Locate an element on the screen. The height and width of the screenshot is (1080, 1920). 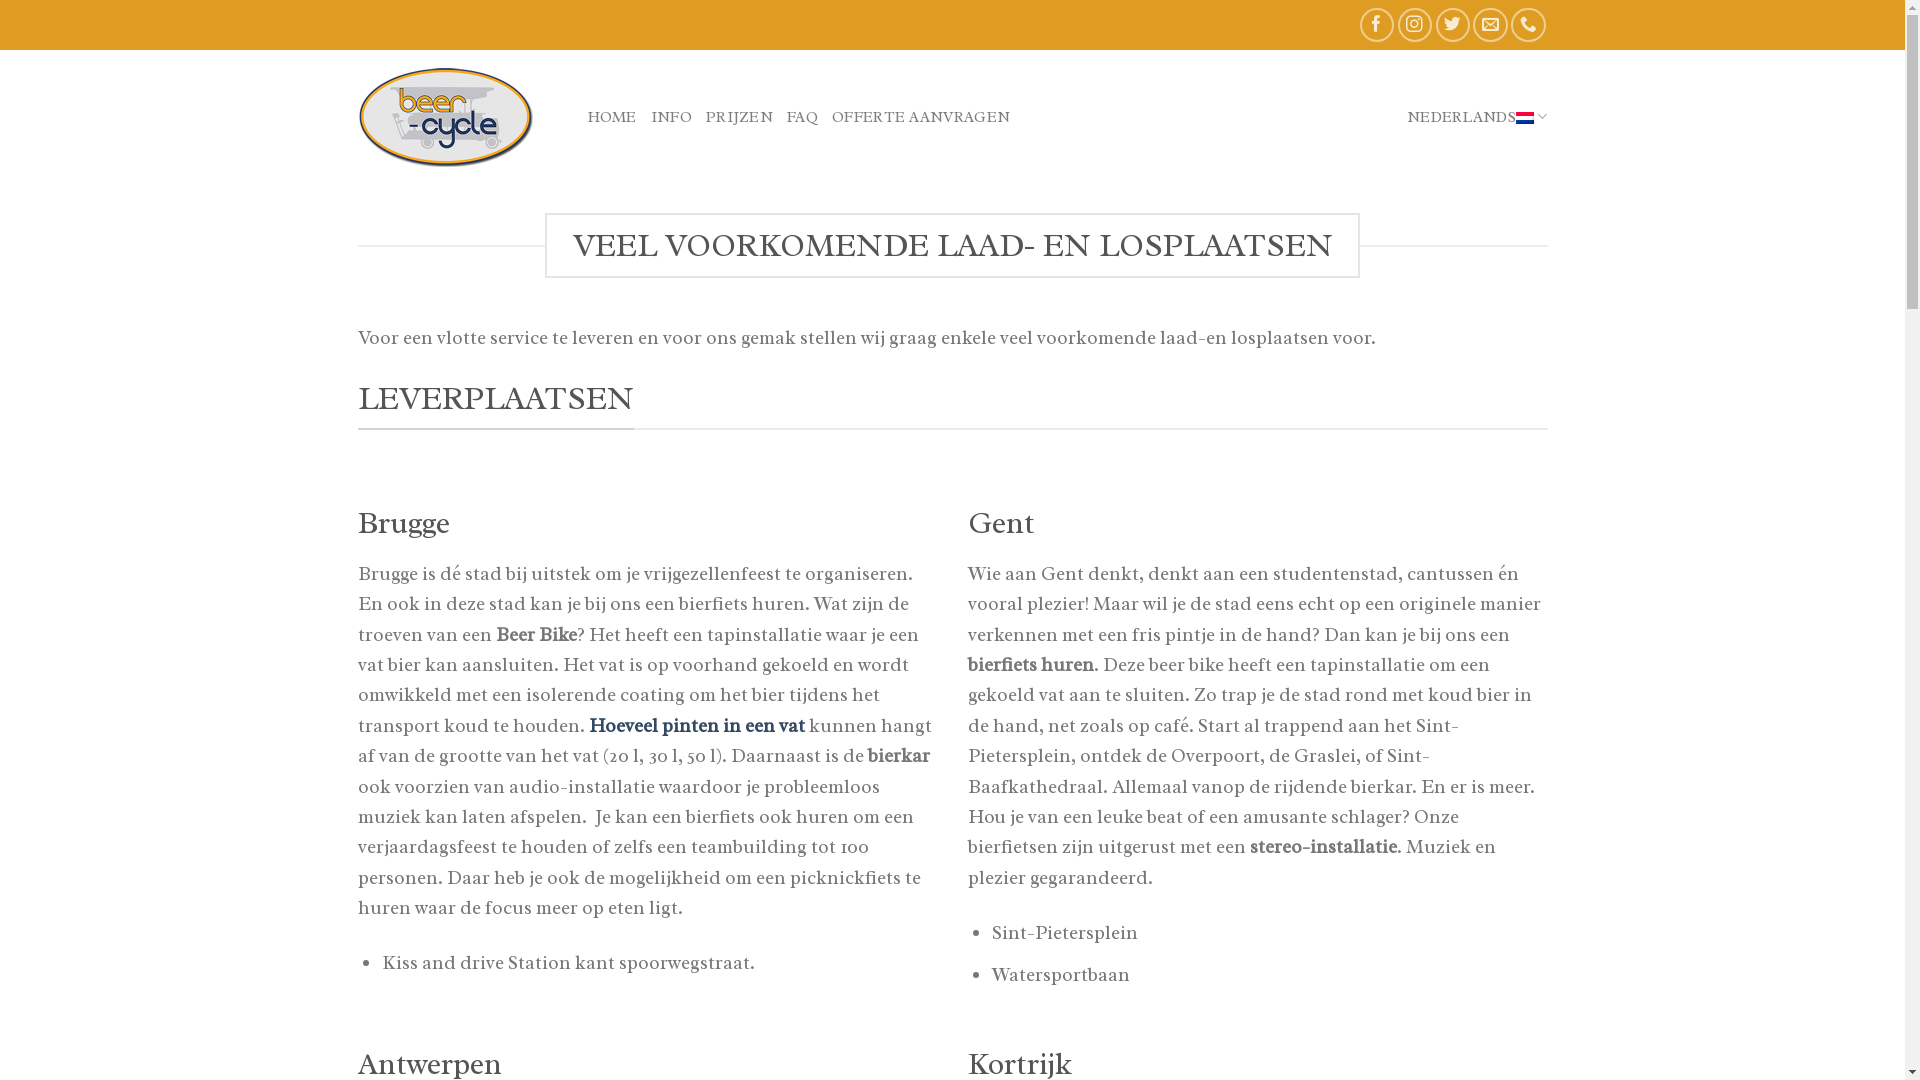
'Volg ons op Facebook' is located at coordinates (1376, 25).